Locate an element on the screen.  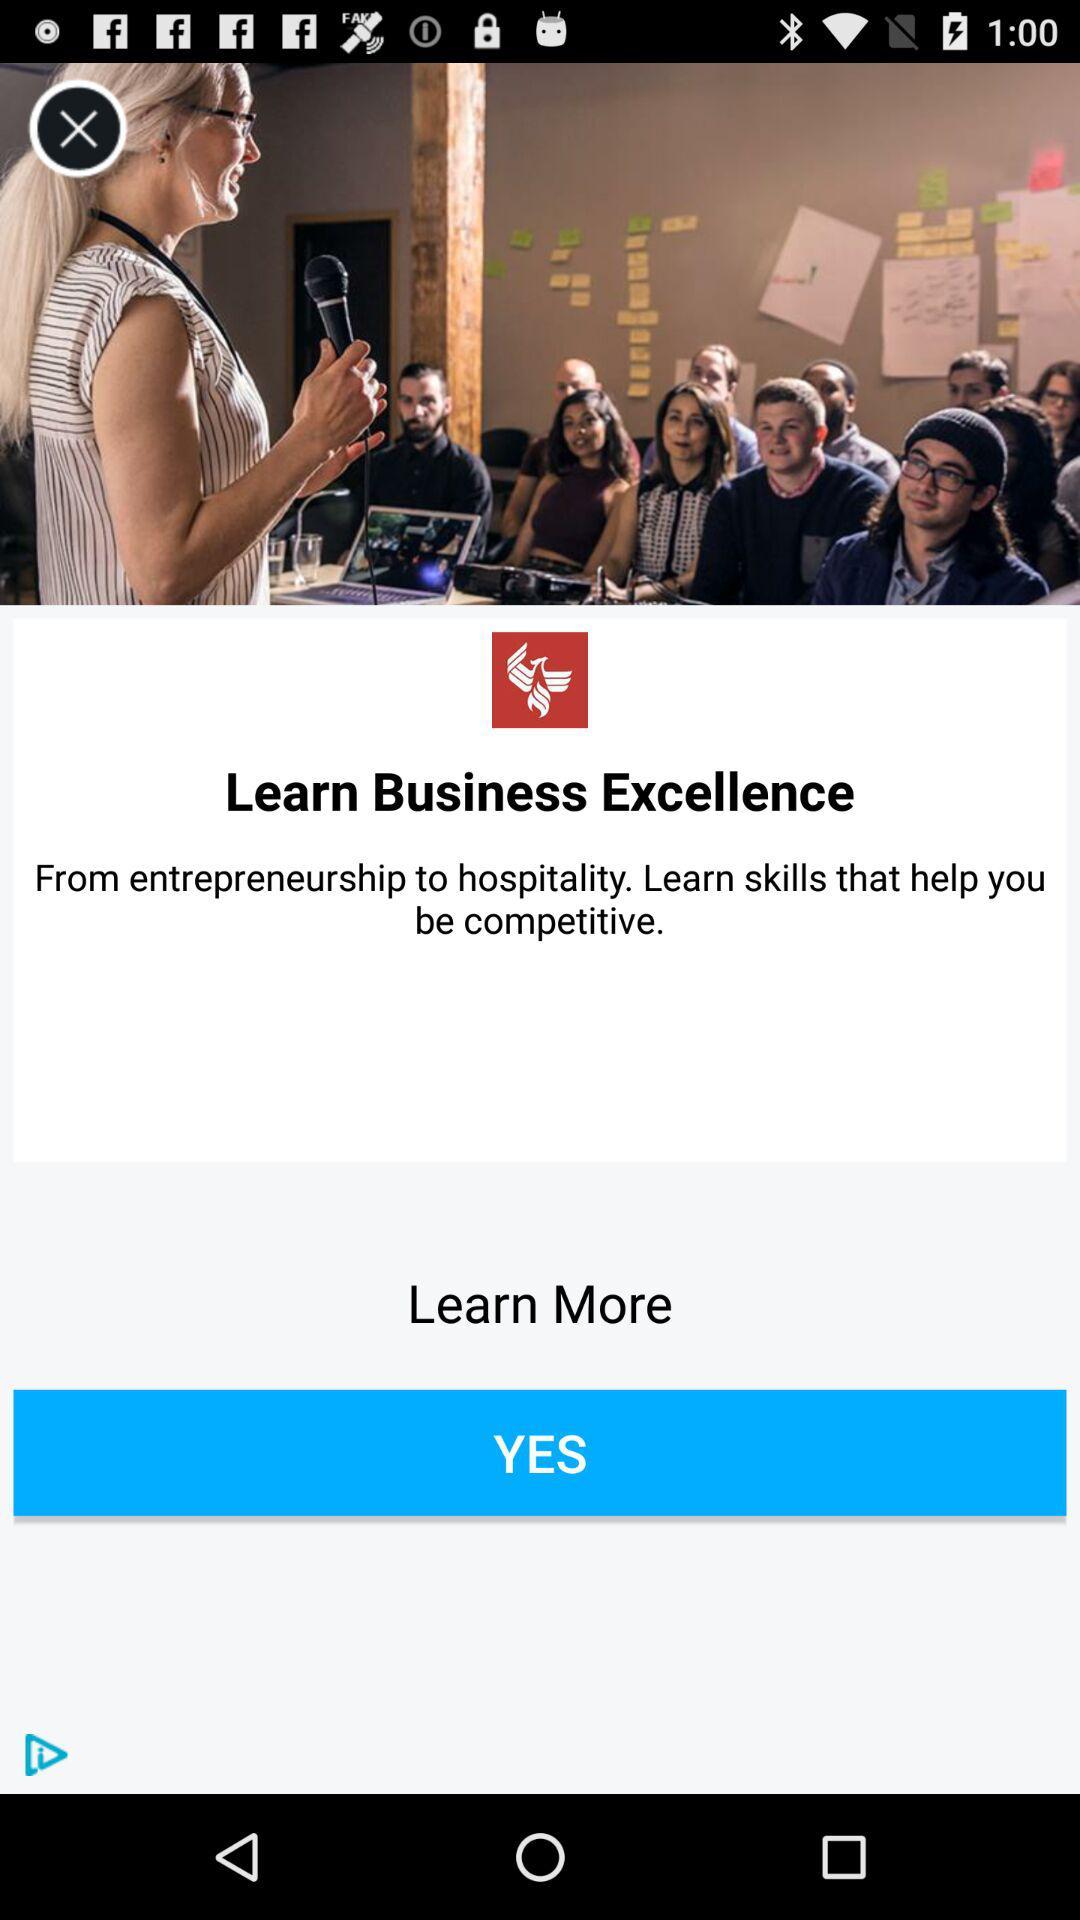
learn more icon is located at coordinates (540, 1302).